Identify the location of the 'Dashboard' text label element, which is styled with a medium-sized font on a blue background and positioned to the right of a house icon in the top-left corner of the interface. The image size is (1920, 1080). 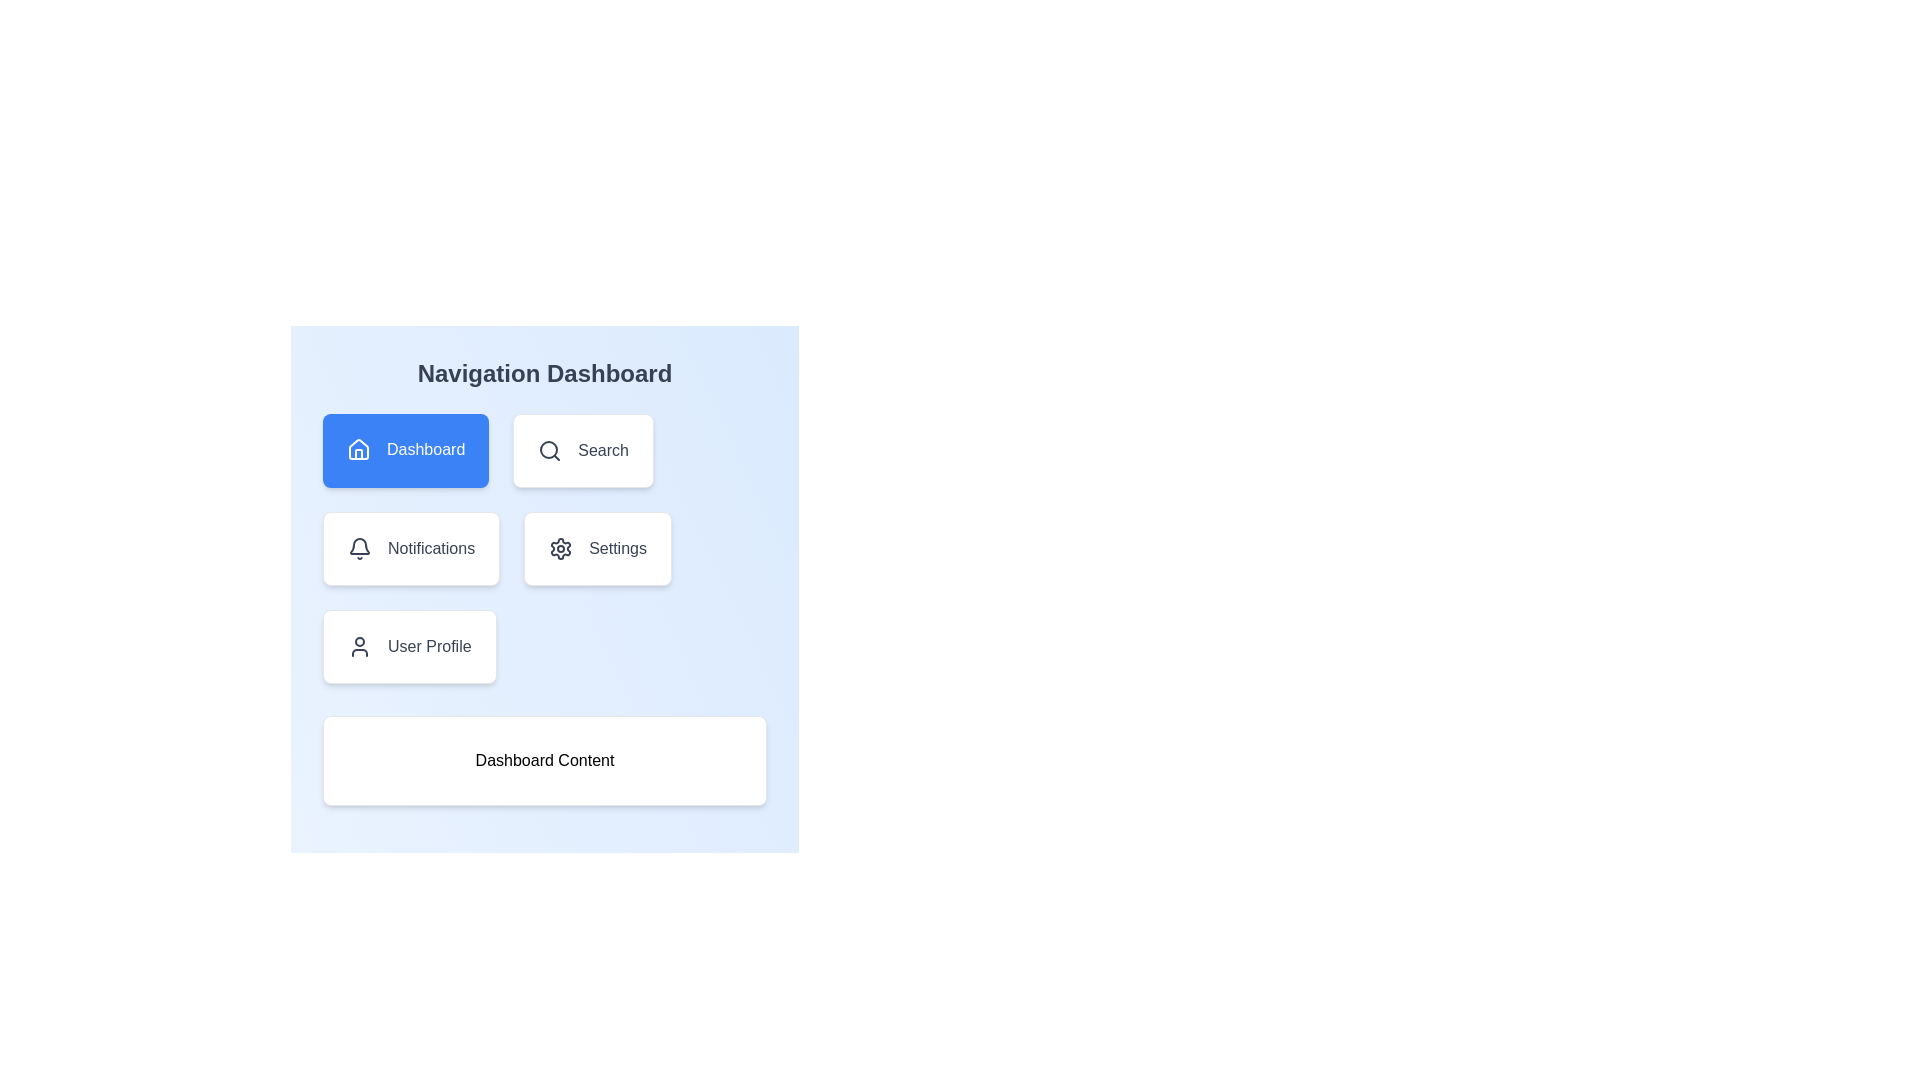
(425, 450).